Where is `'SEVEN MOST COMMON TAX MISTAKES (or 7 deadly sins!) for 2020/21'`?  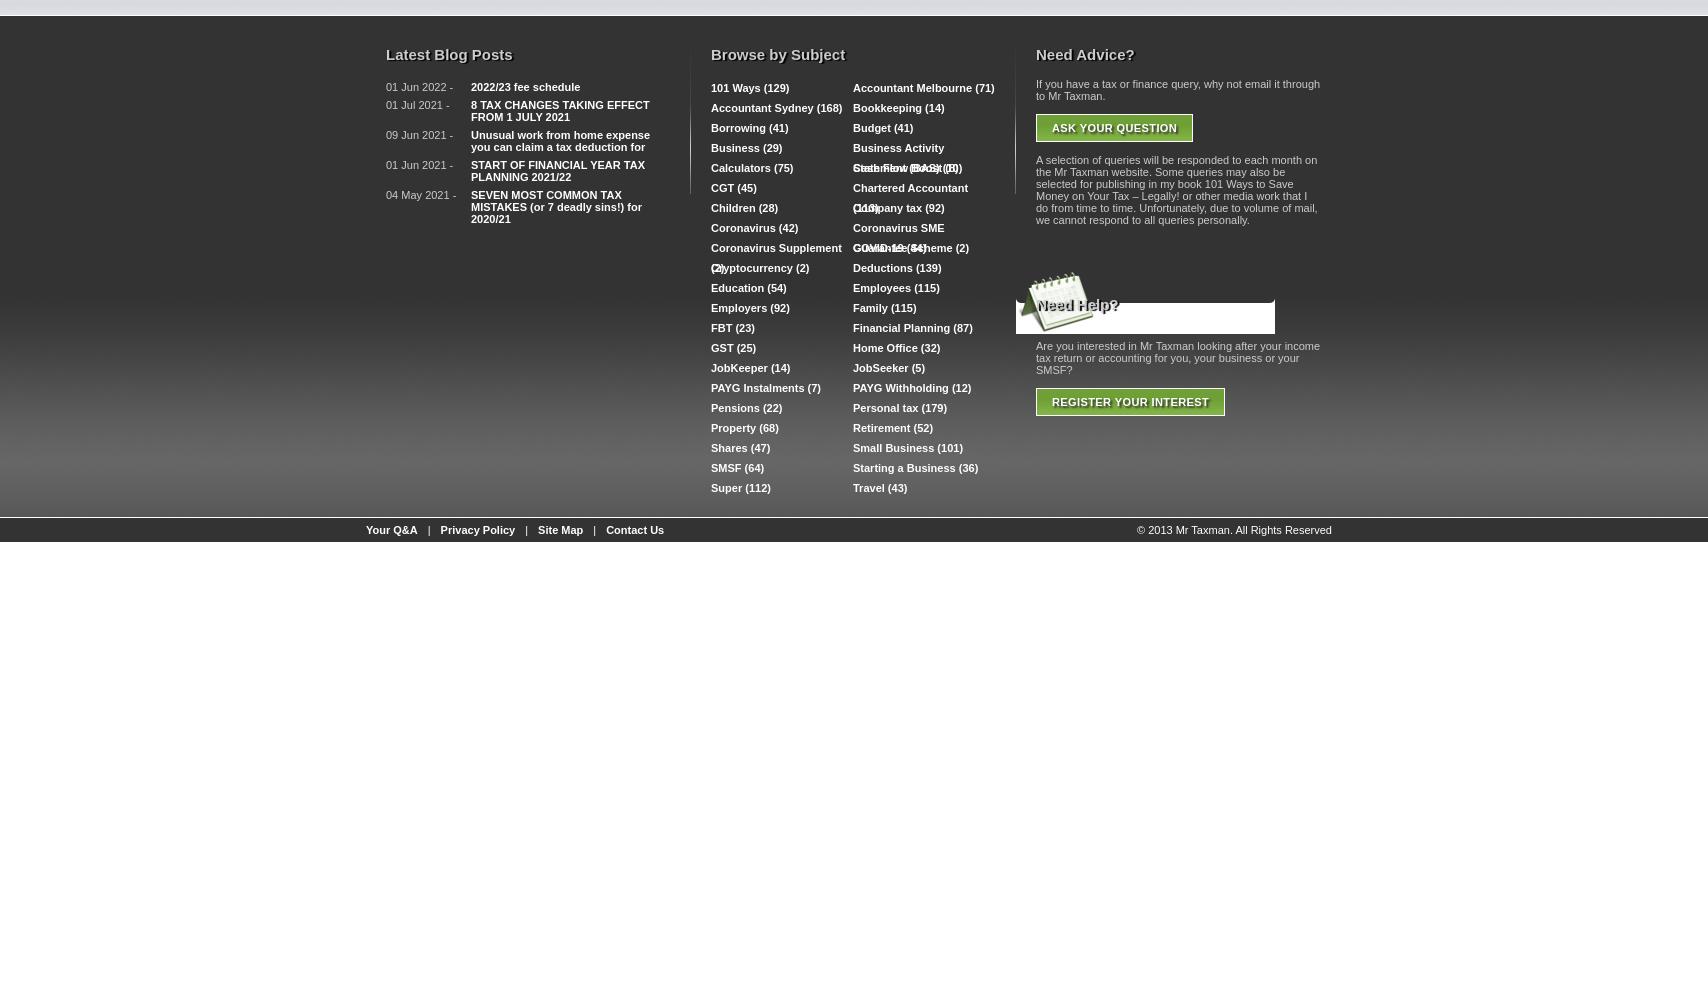 'SEVEN MOST COMMON TAX MISTAKES (or 7 deadly sins!) for 2020/21' is located at coordinates (555, 206).